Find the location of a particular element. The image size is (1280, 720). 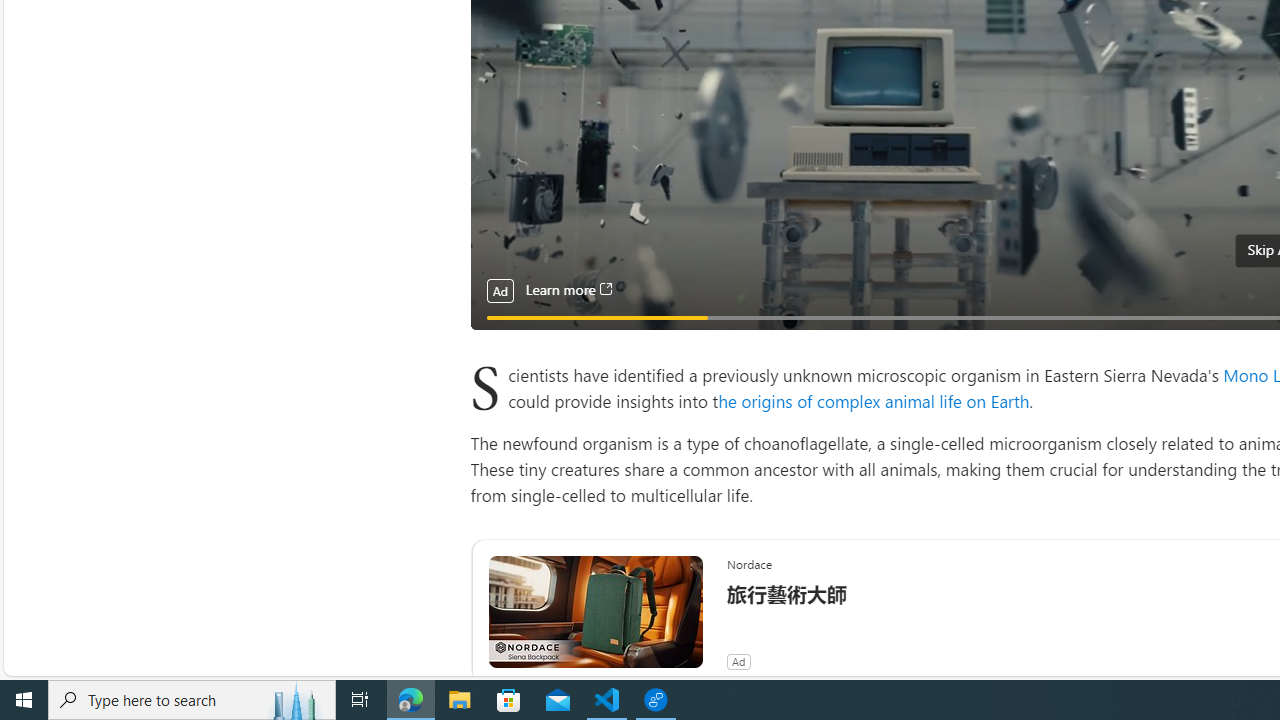

'he origins of complex animal life on Earth' is located at coordinates (874, 400).